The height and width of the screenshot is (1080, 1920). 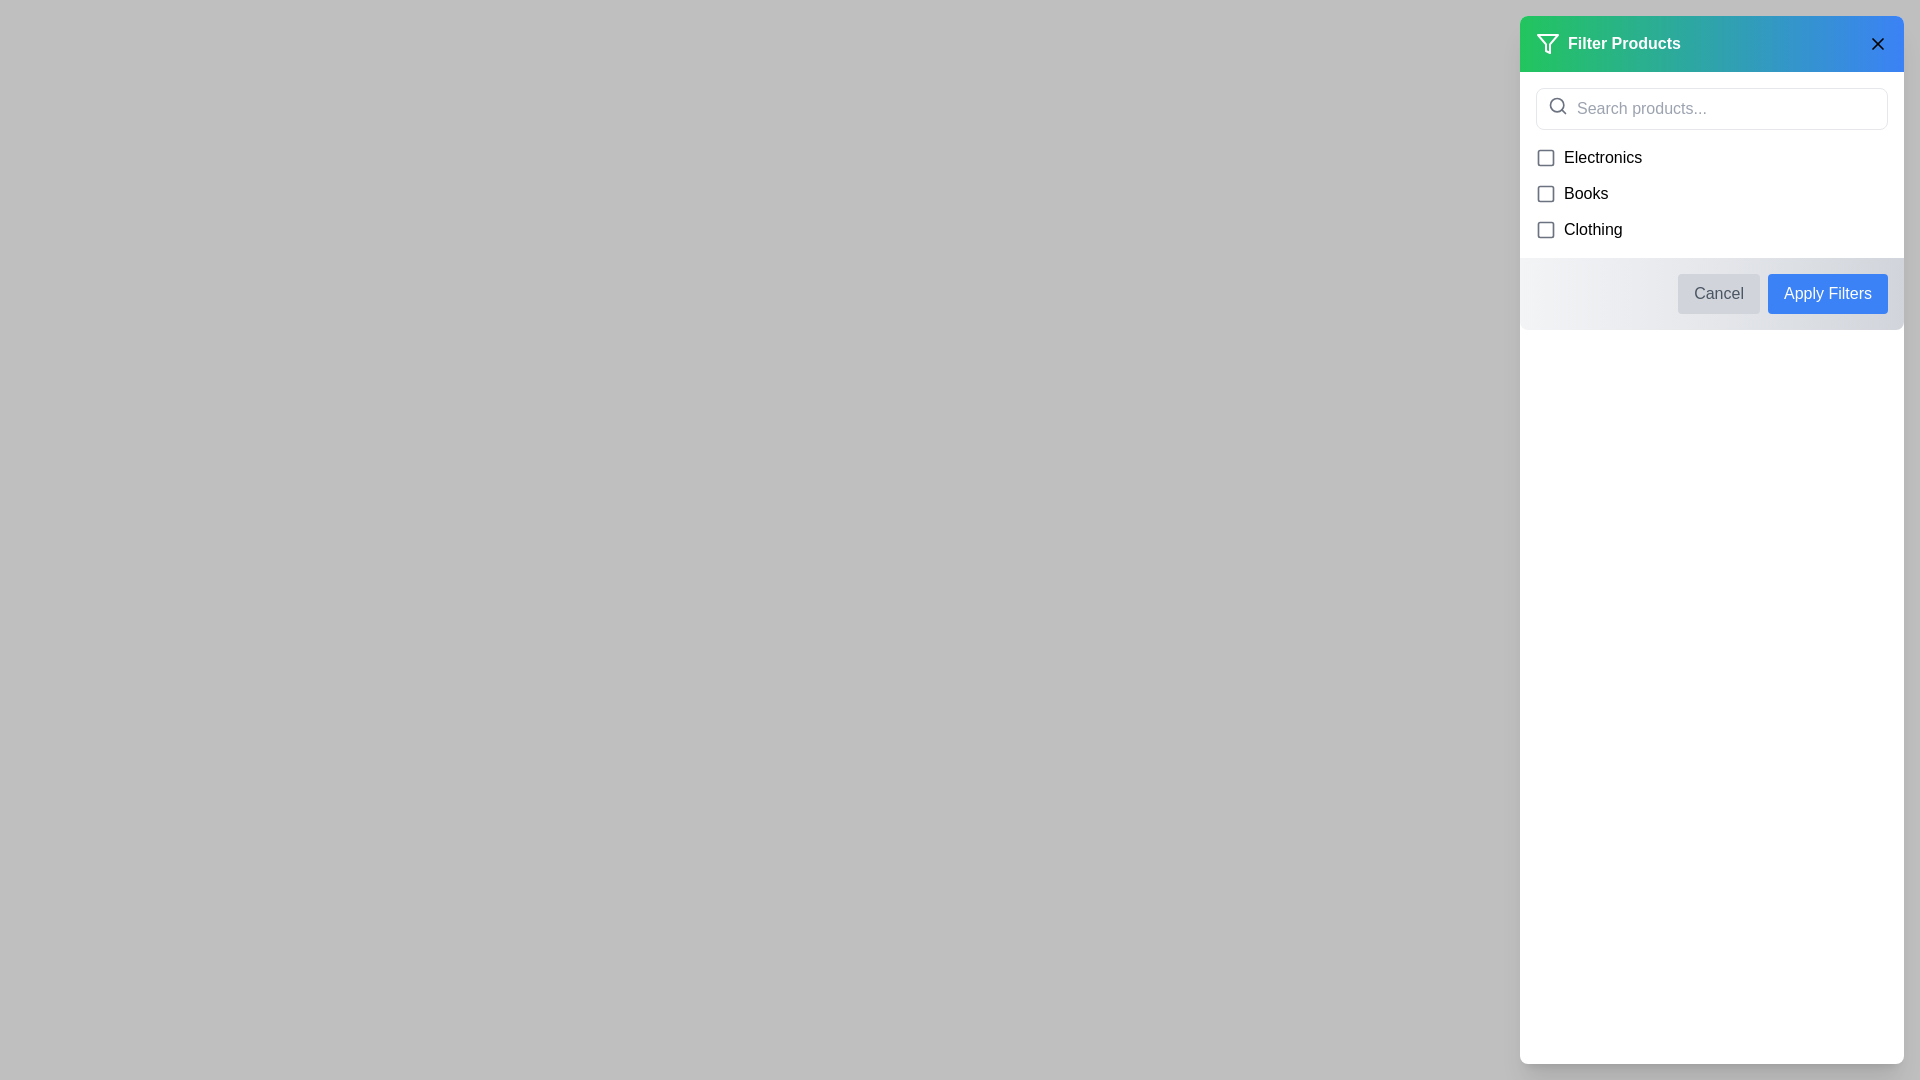 I want to click on the Label with icon that serves as a title for the filtering interface, located in the upper-left of a rectangular section with a green-to-blue gradient background, so click(x=1608, y=43).